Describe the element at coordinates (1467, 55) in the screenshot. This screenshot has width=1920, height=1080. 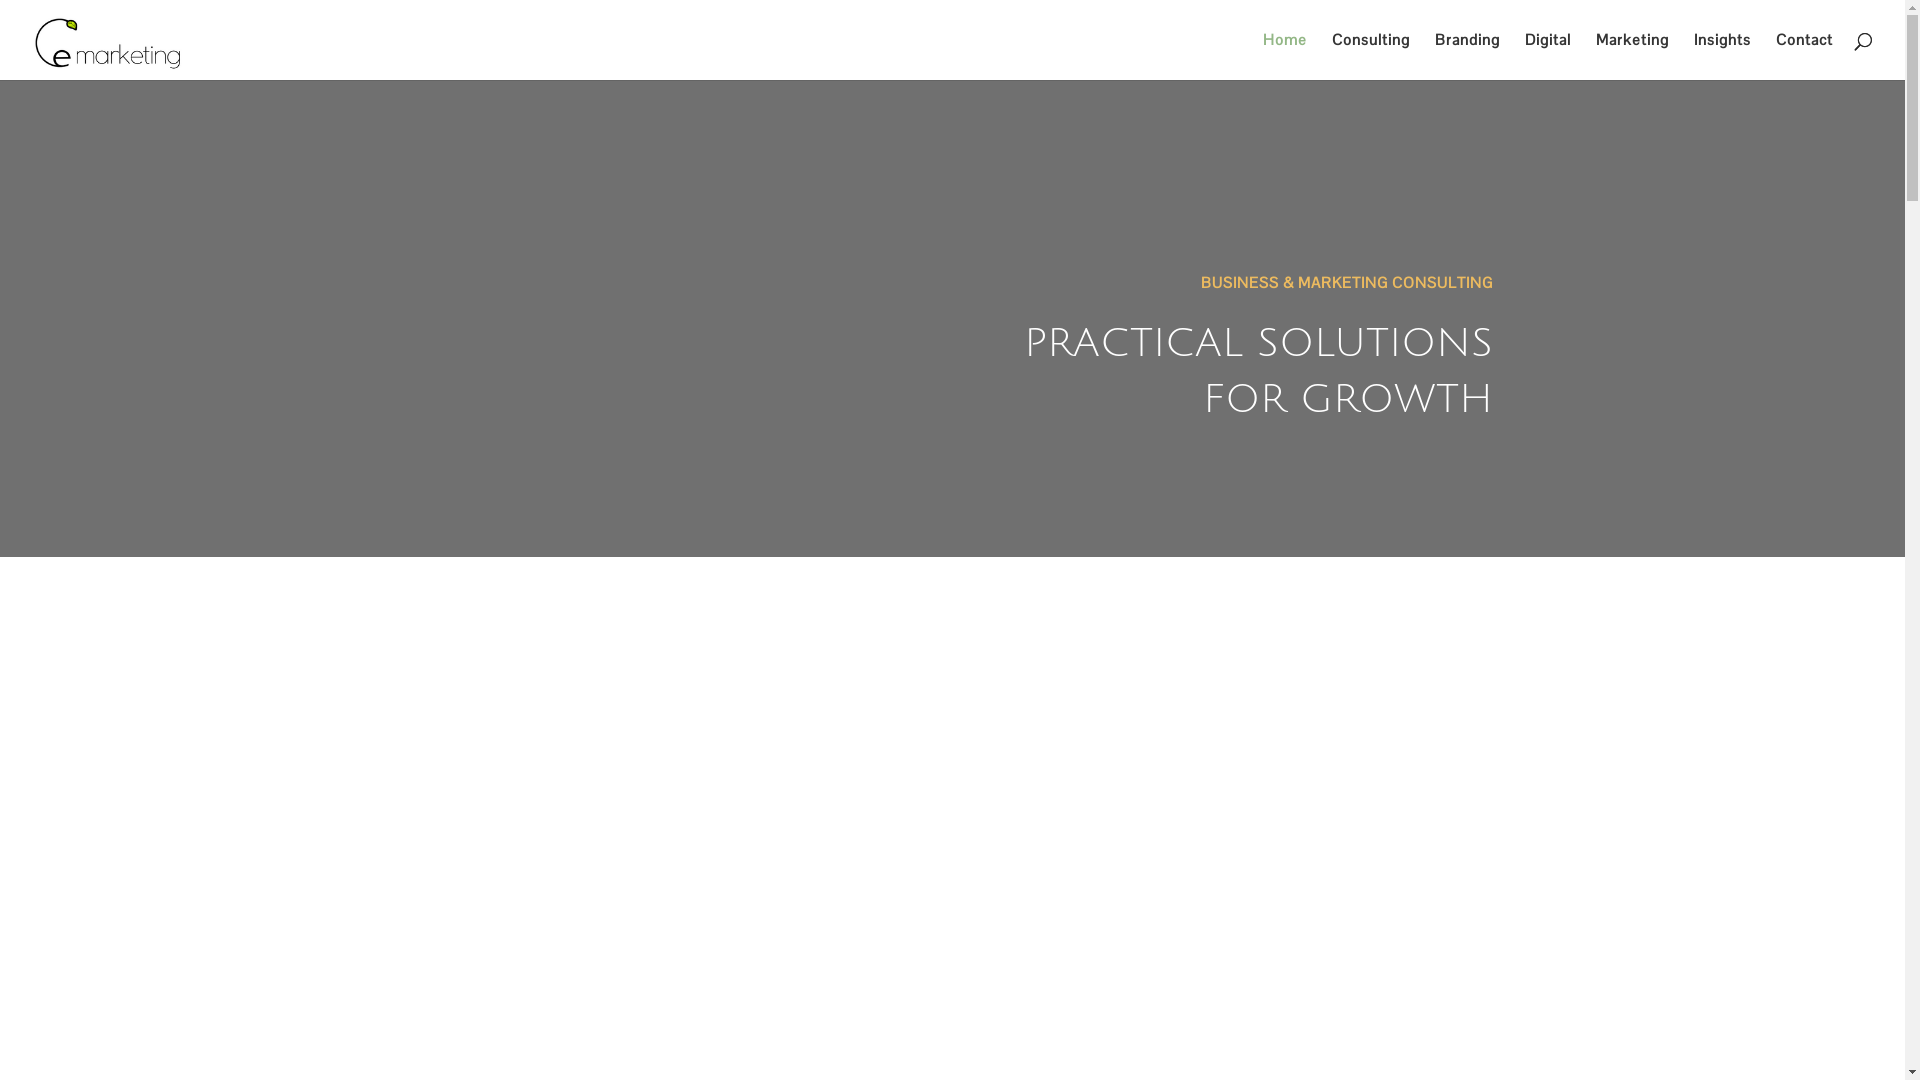
I see `'Branding'` at that location.